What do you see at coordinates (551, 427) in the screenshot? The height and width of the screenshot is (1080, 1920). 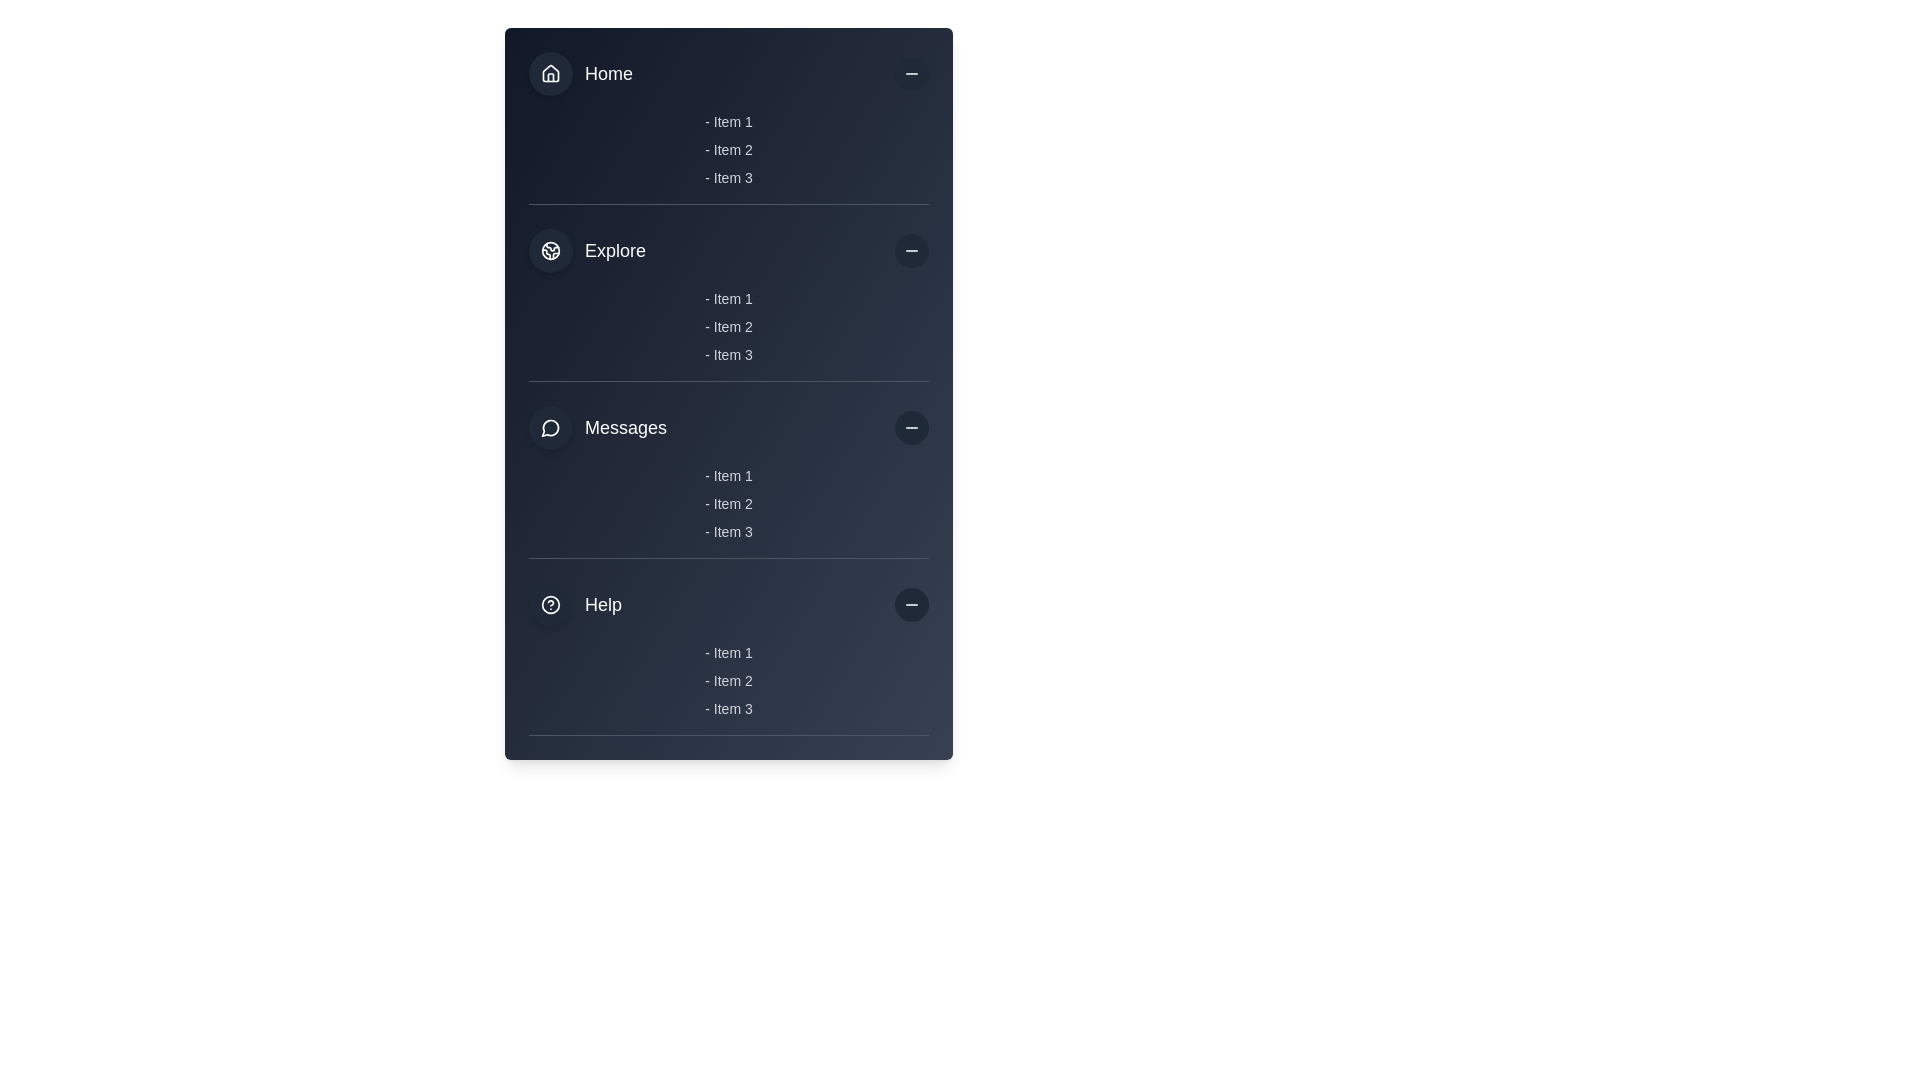 I see `the messages icon located at the top-left corner of the Messages section in the vertical navigation bar` at bounding box center [551, 427].